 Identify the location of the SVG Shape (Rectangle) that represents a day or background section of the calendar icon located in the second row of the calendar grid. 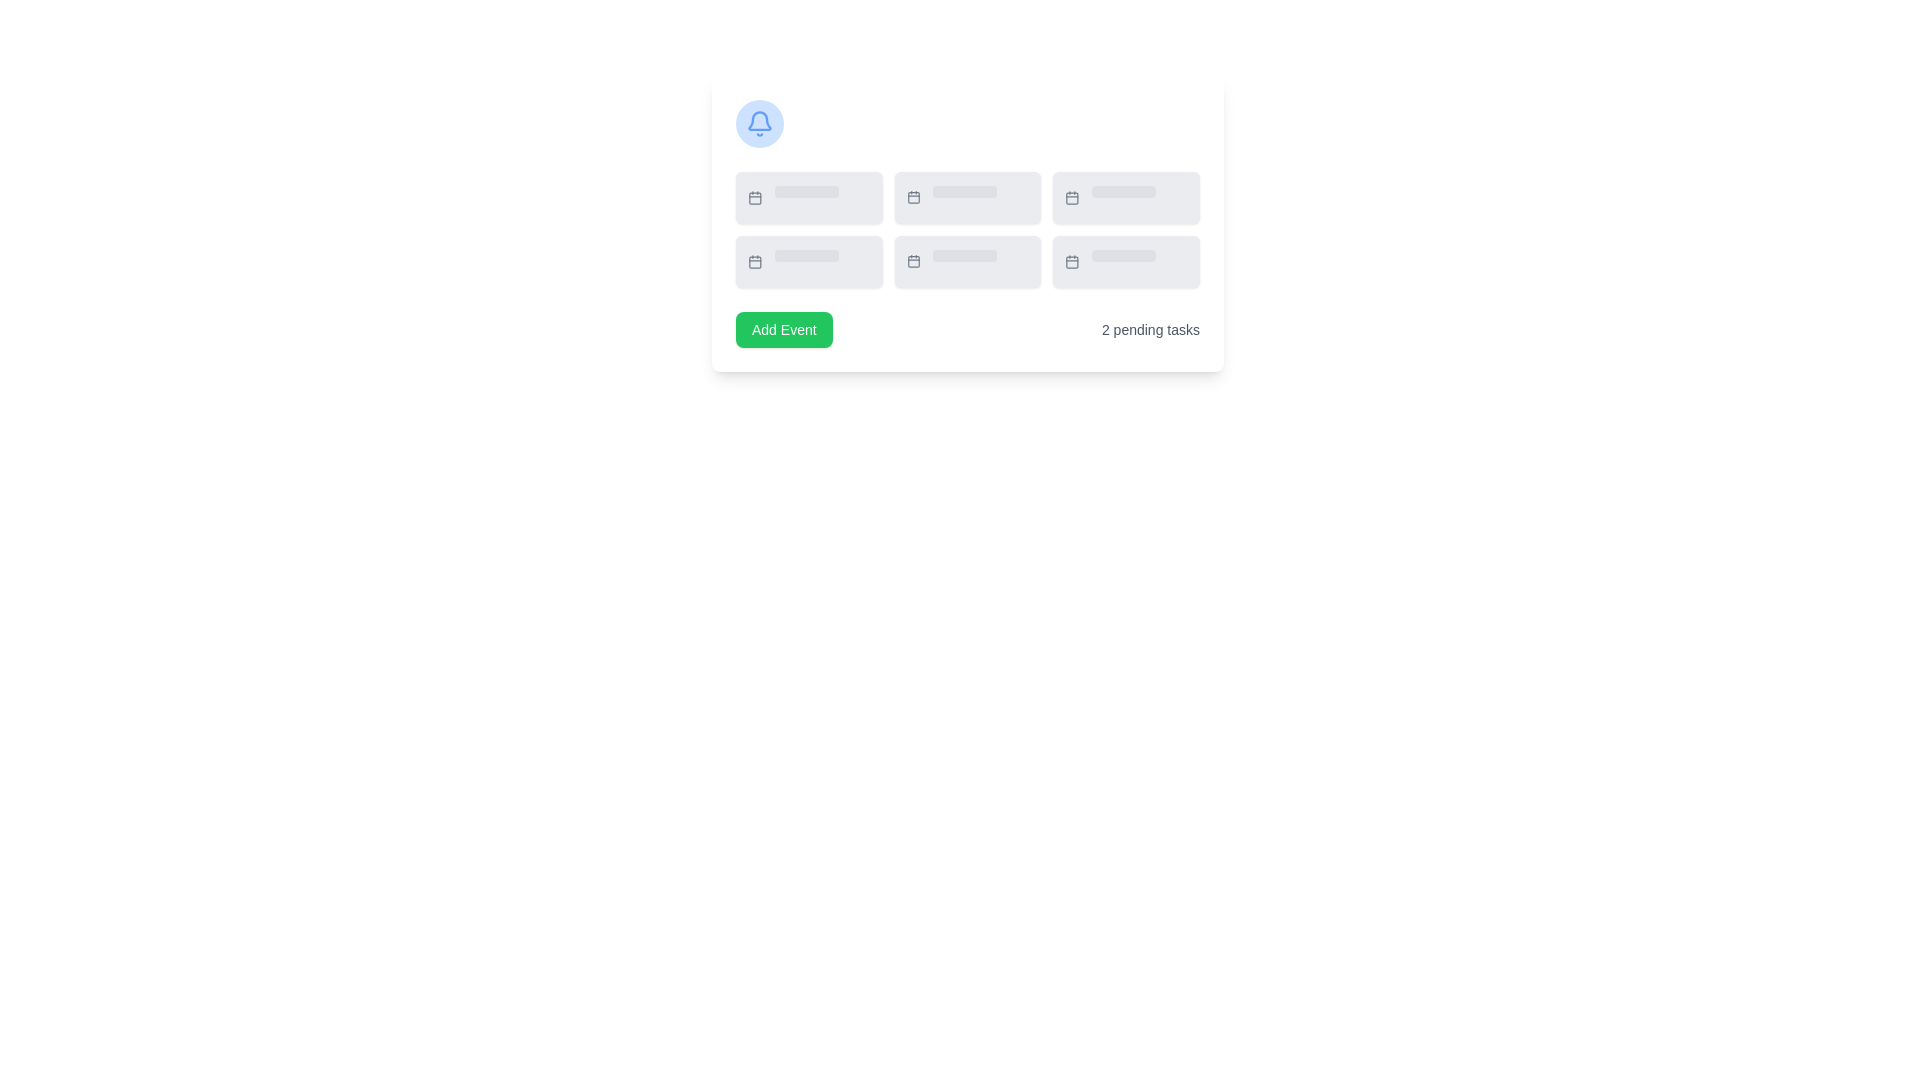
(912, 261).